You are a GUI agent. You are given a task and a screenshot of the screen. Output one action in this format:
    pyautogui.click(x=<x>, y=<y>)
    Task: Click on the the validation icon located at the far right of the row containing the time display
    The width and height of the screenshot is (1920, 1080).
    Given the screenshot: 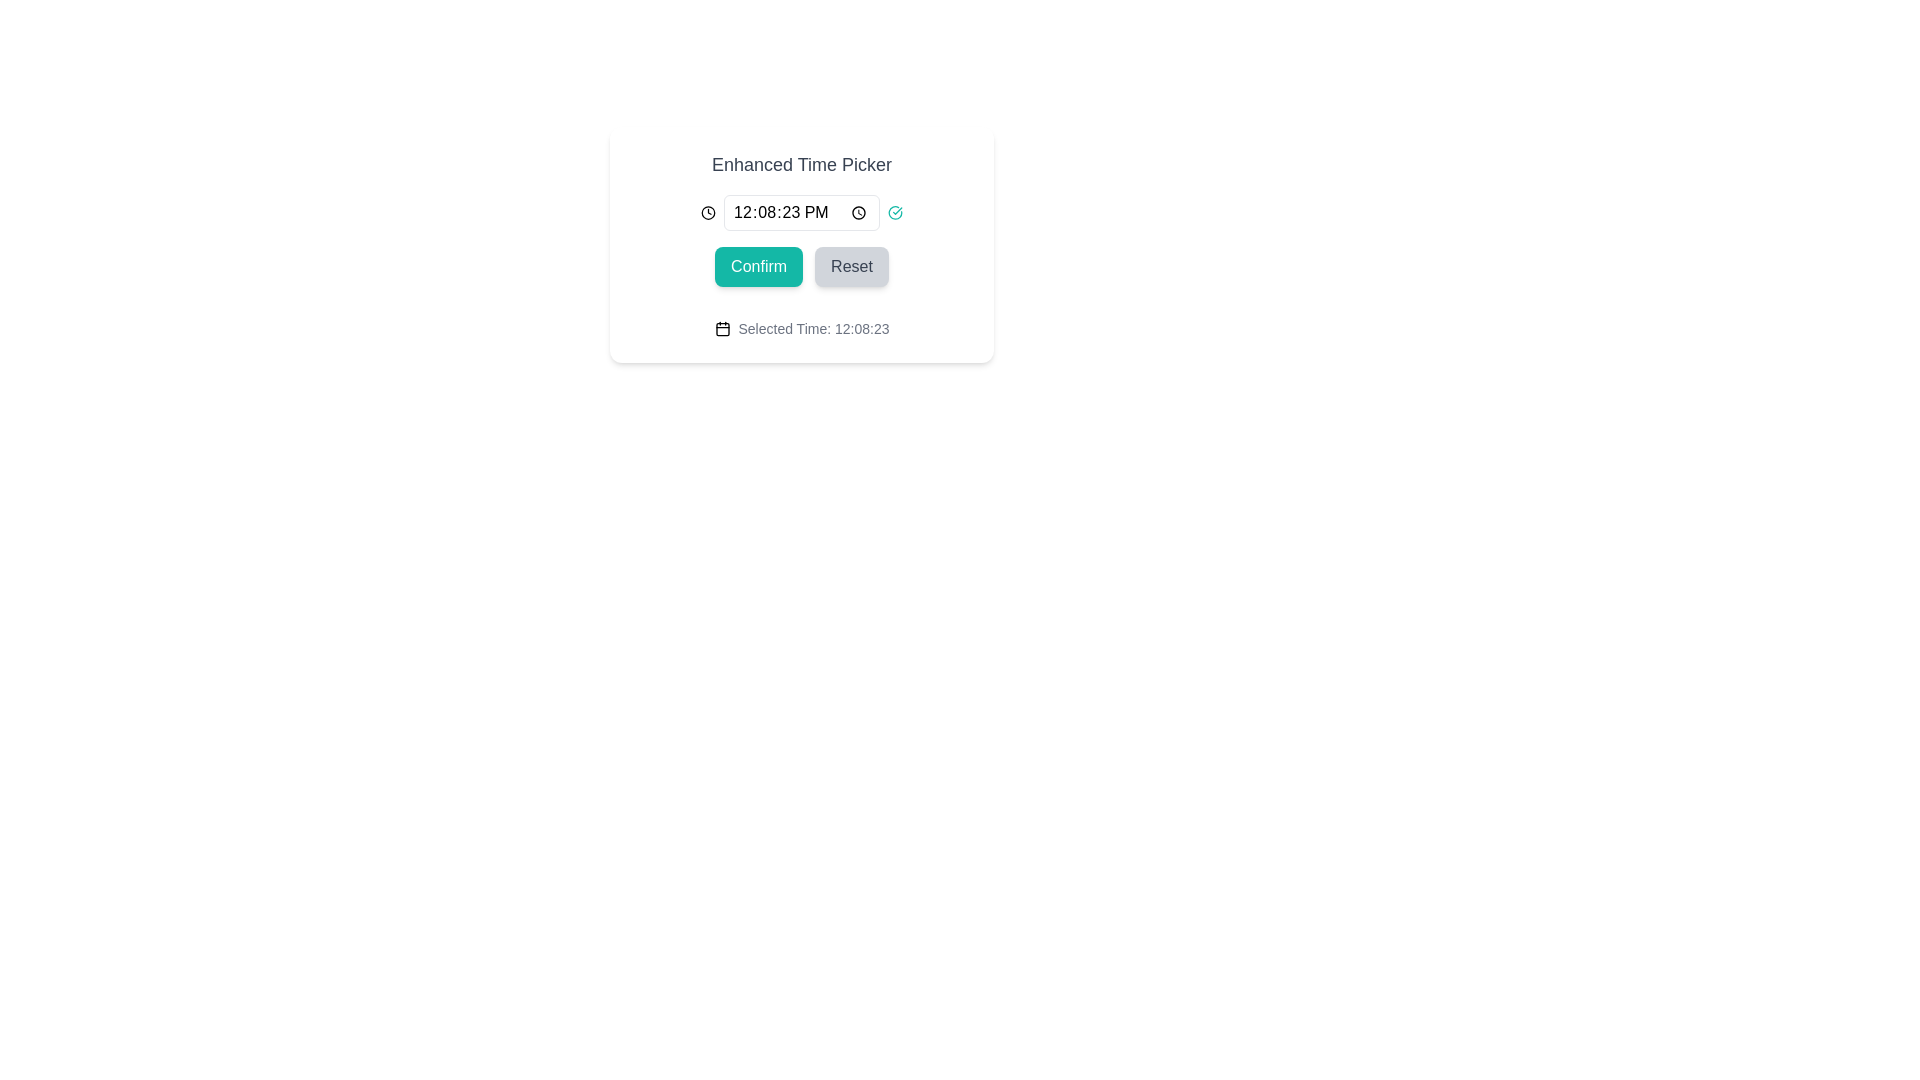 What is the action you would take?
    pyautogui.click(x=894, y=212)
    